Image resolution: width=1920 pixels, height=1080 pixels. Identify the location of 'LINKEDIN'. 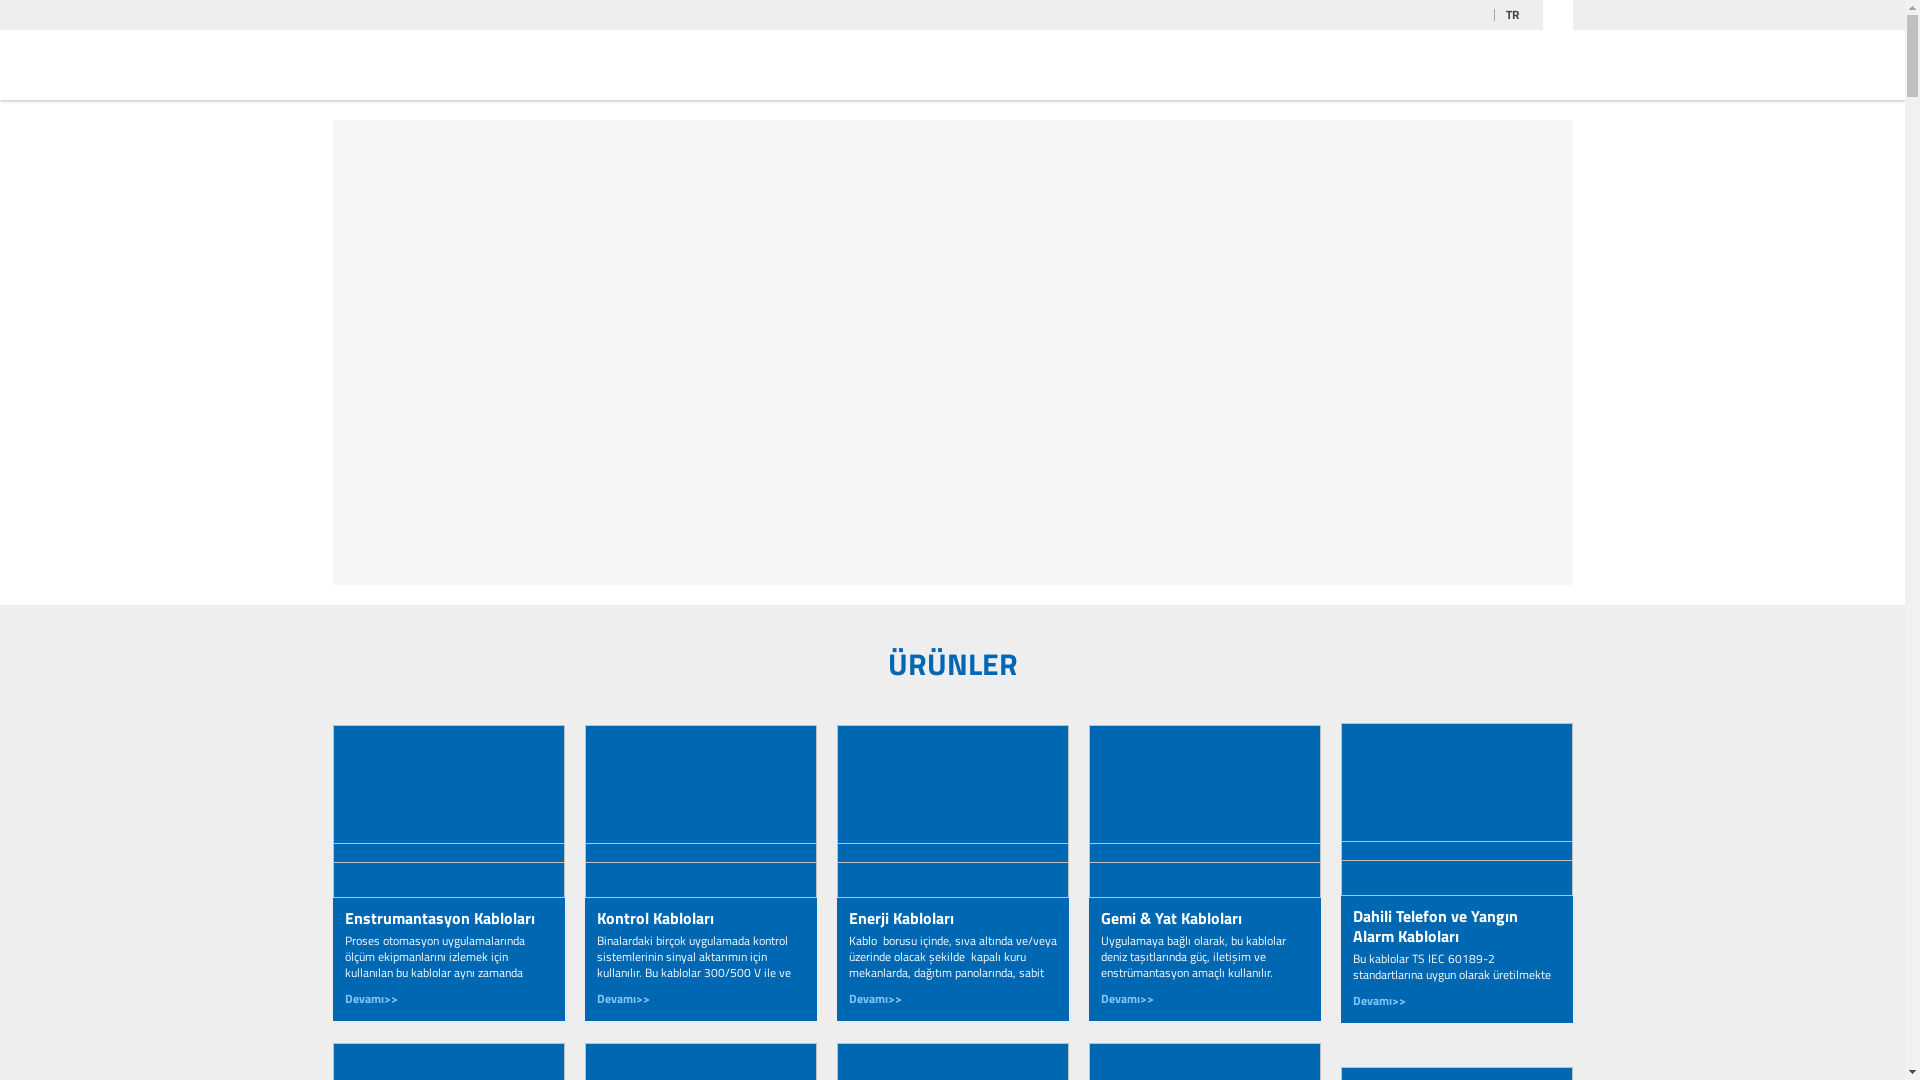
(1363, 15).